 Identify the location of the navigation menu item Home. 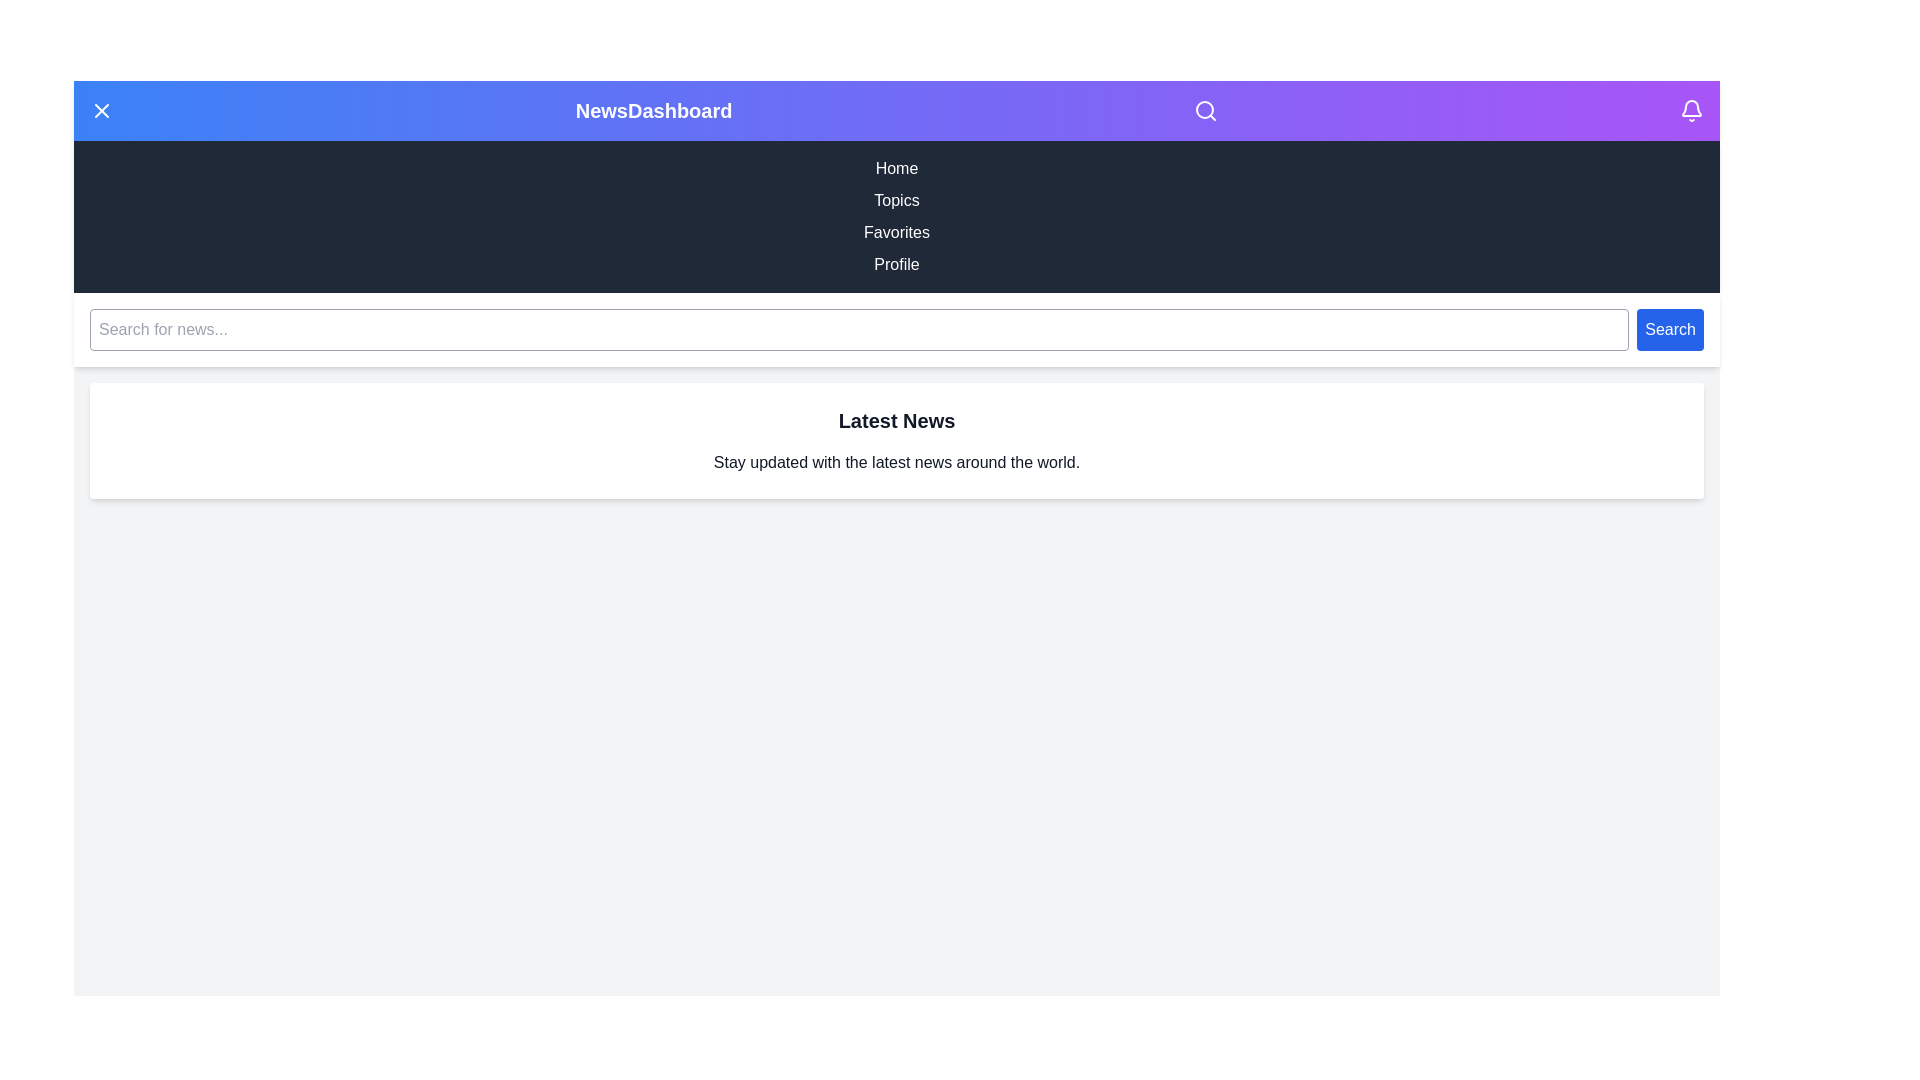
(896, 168).